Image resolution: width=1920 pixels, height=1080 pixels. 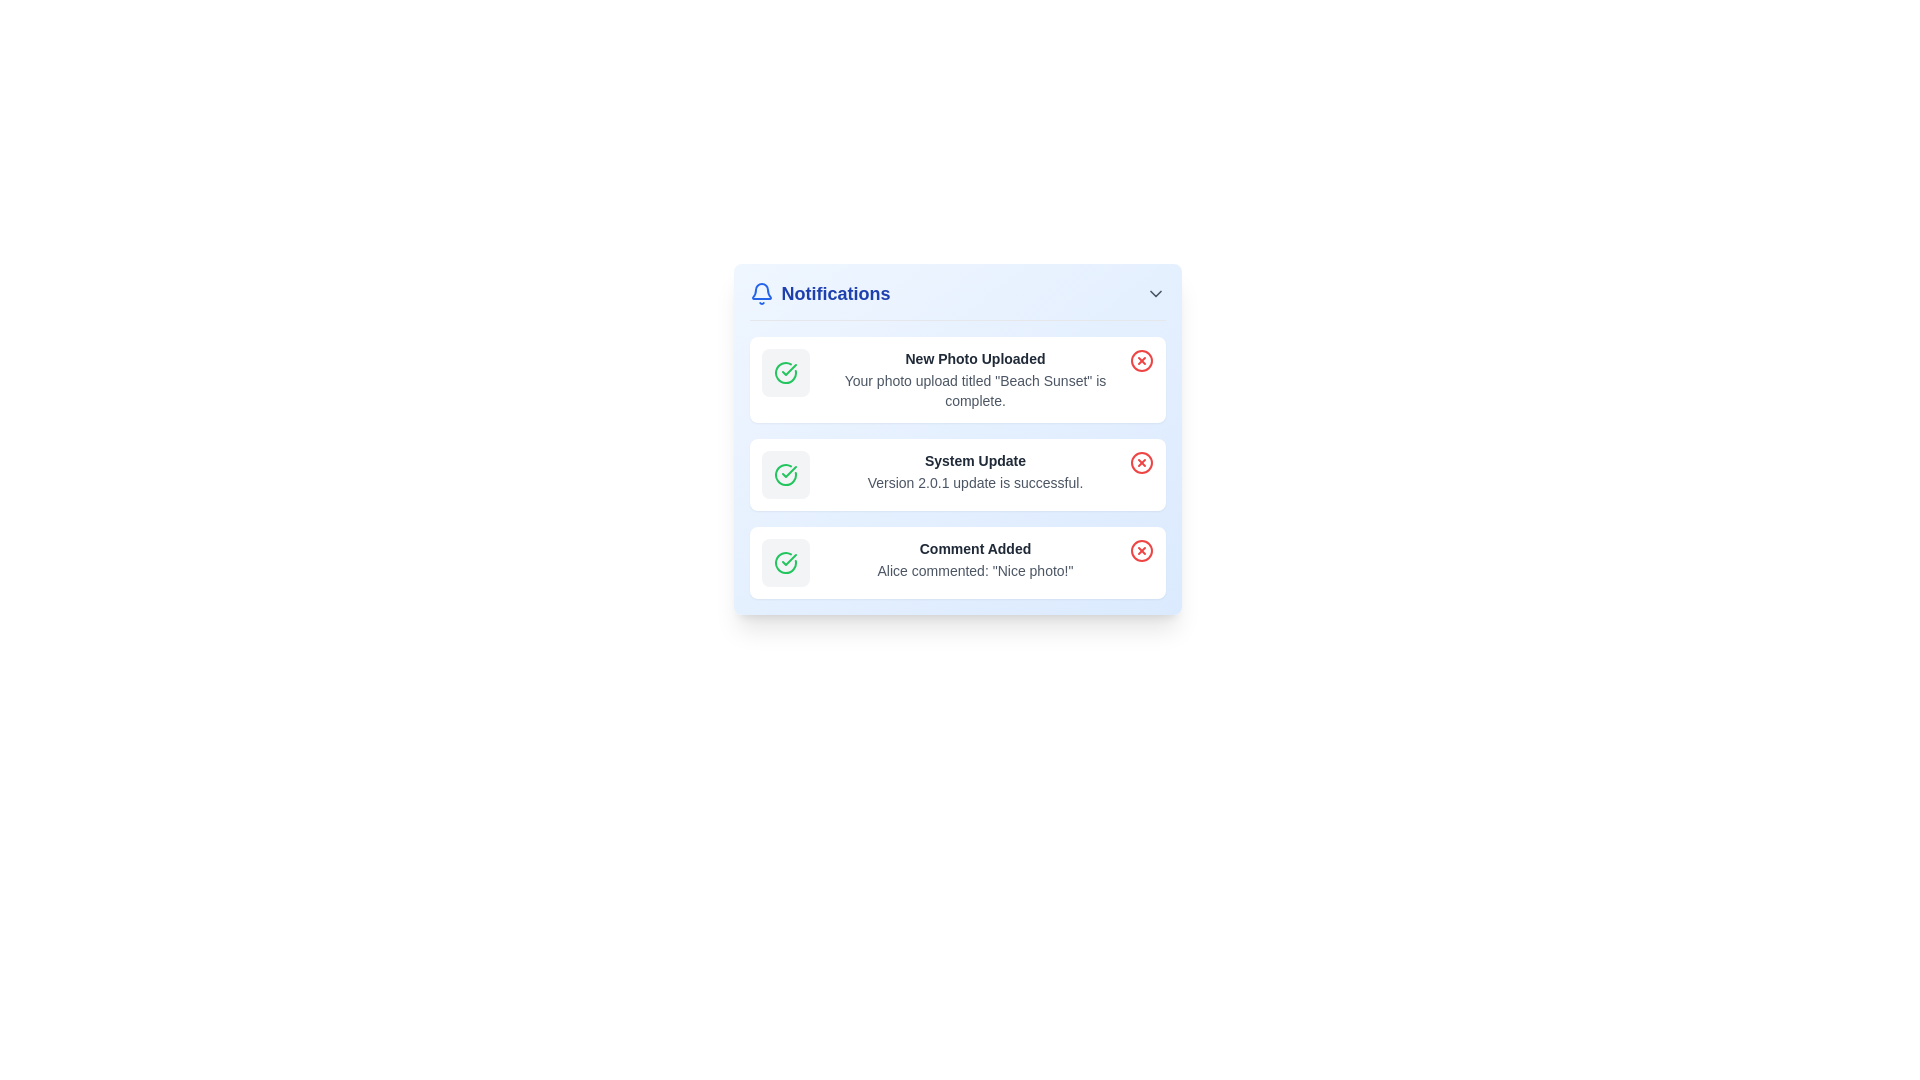 What do you see at coordinates (784, 474) in the screenshot?
I see `the icon that indicates a successful or completed state of the second notification item in the Notifications panel for additional information` at bounding box center [784, 474].